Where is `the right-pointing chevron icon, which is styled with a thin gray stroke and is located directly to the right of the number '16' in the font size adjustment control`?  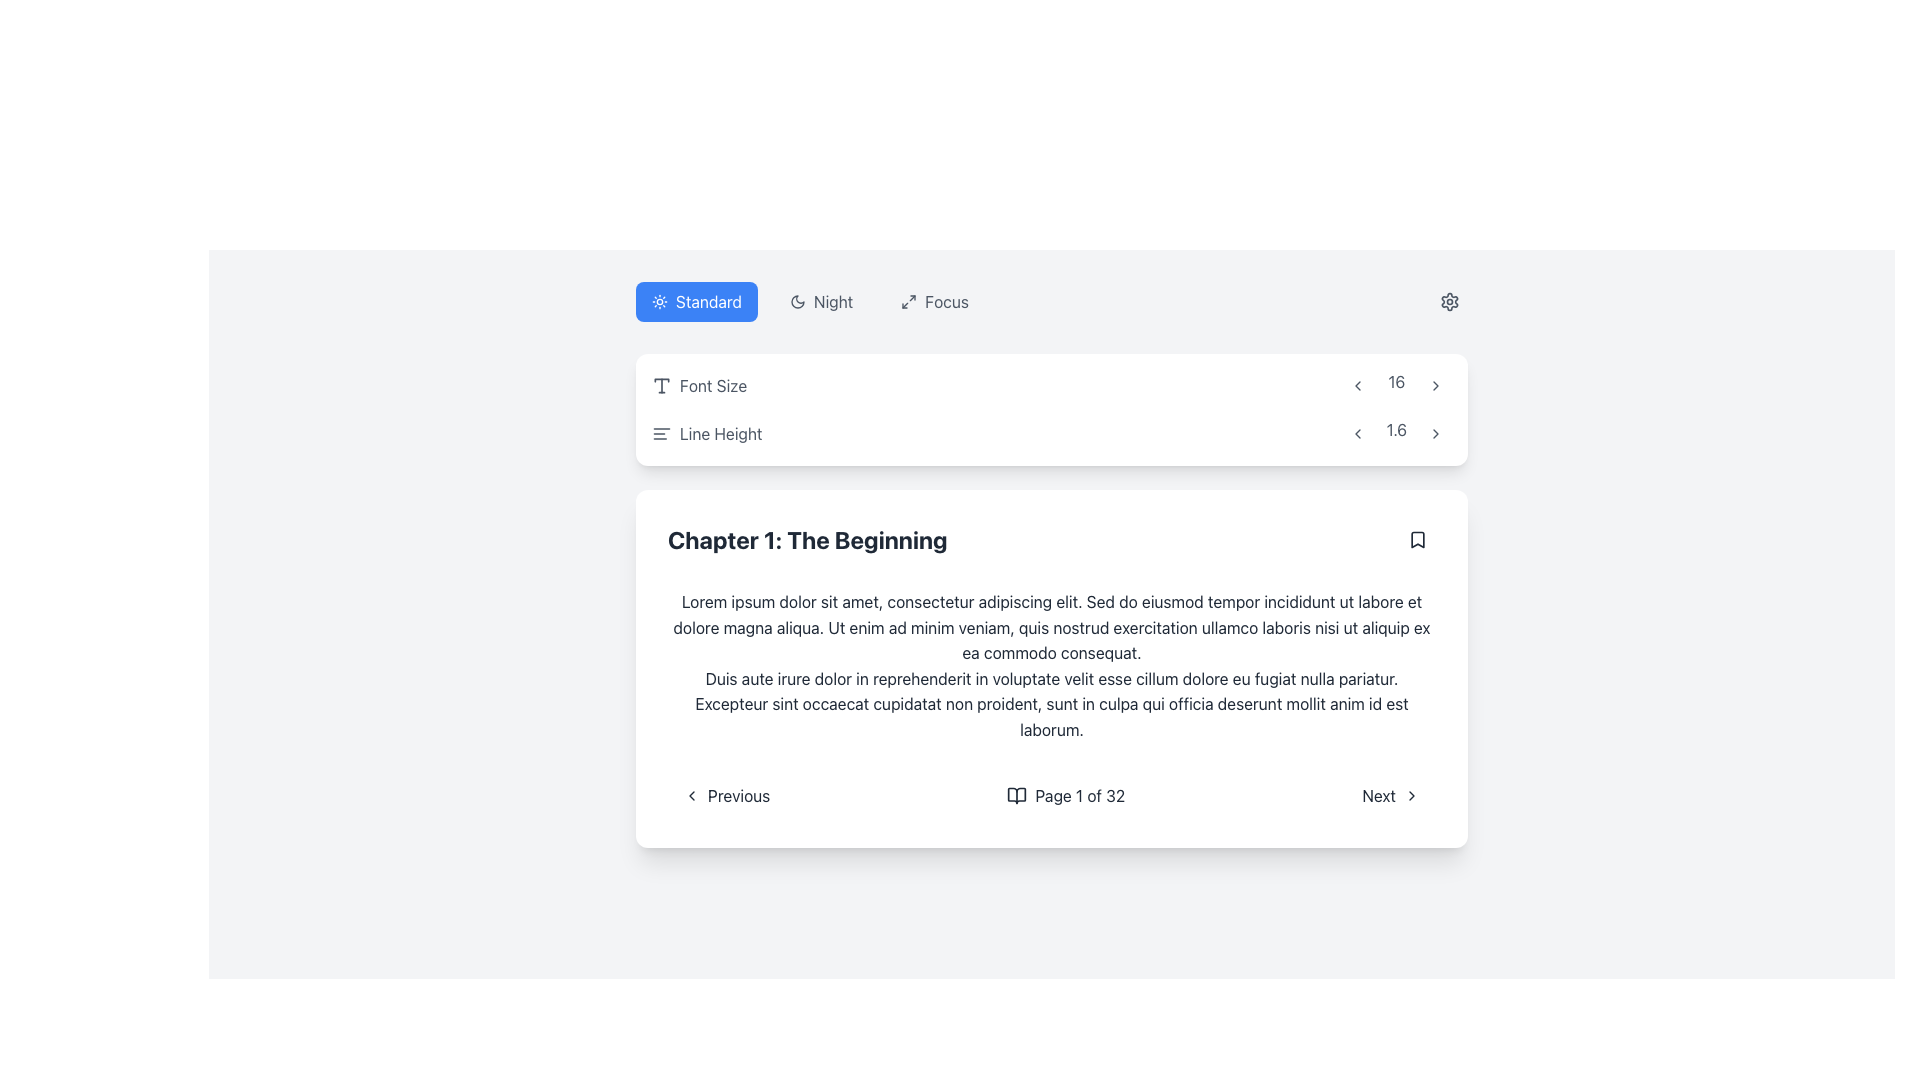
the right-pointing chevron icon, which is styled with a thin gray stroke and is located directly to the right of the number '16' in the font size adjustment control is located at coordinates (1434, 385).